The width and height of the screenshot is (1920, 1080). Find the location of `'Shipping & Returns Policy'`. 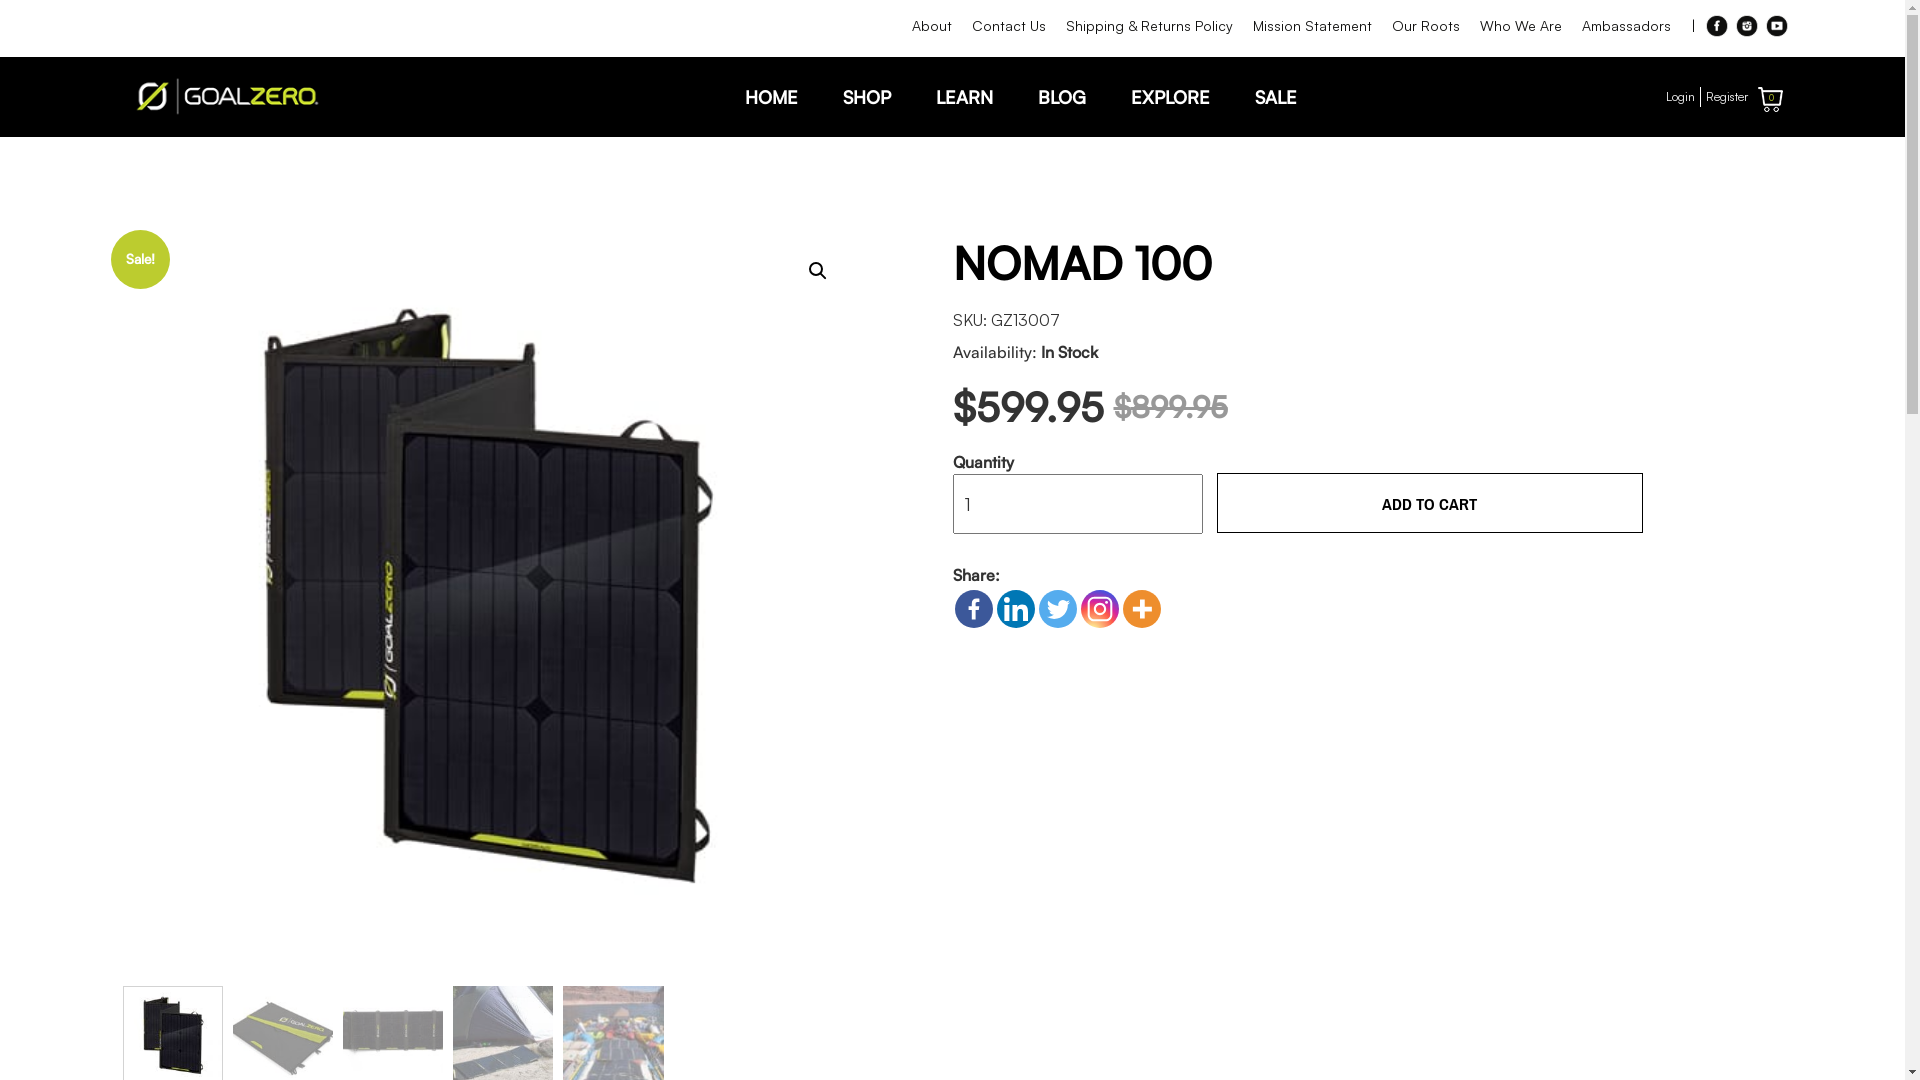

'Shipping & Returns Policy' is located at coordinates (1055, 26).